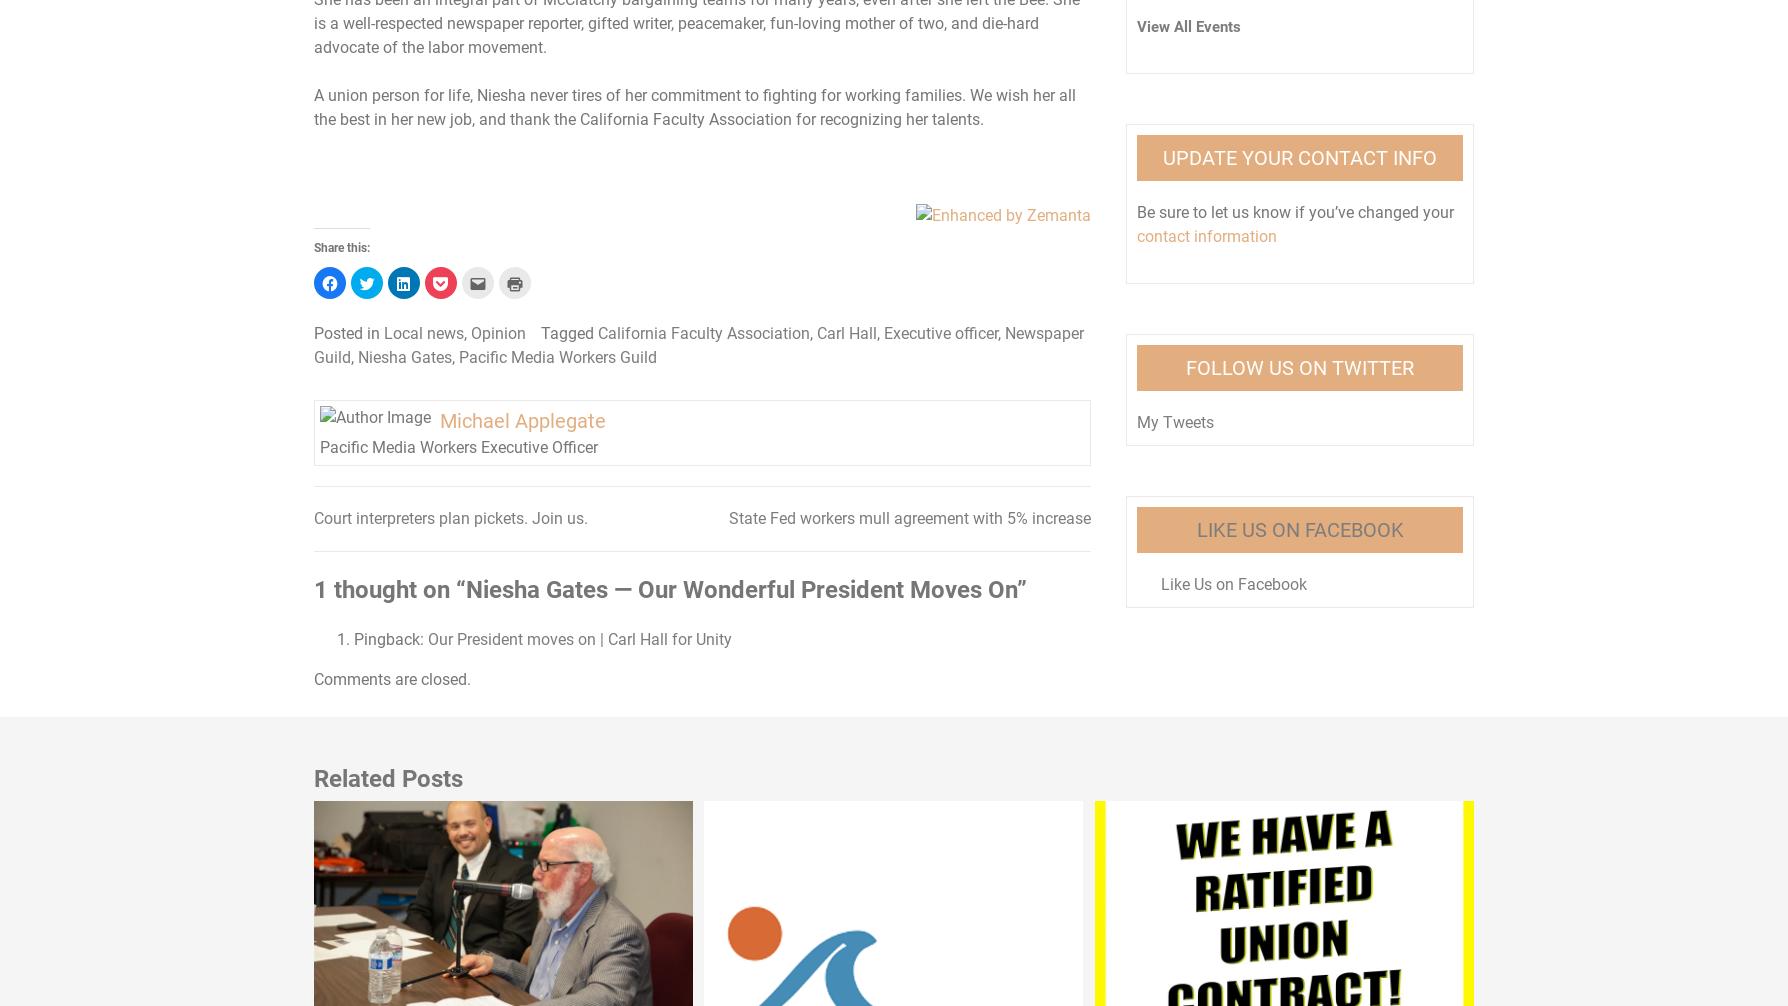  Describe the element at coordinates (1135, 235) in the screenshot. I see `'contact information'` at that location.